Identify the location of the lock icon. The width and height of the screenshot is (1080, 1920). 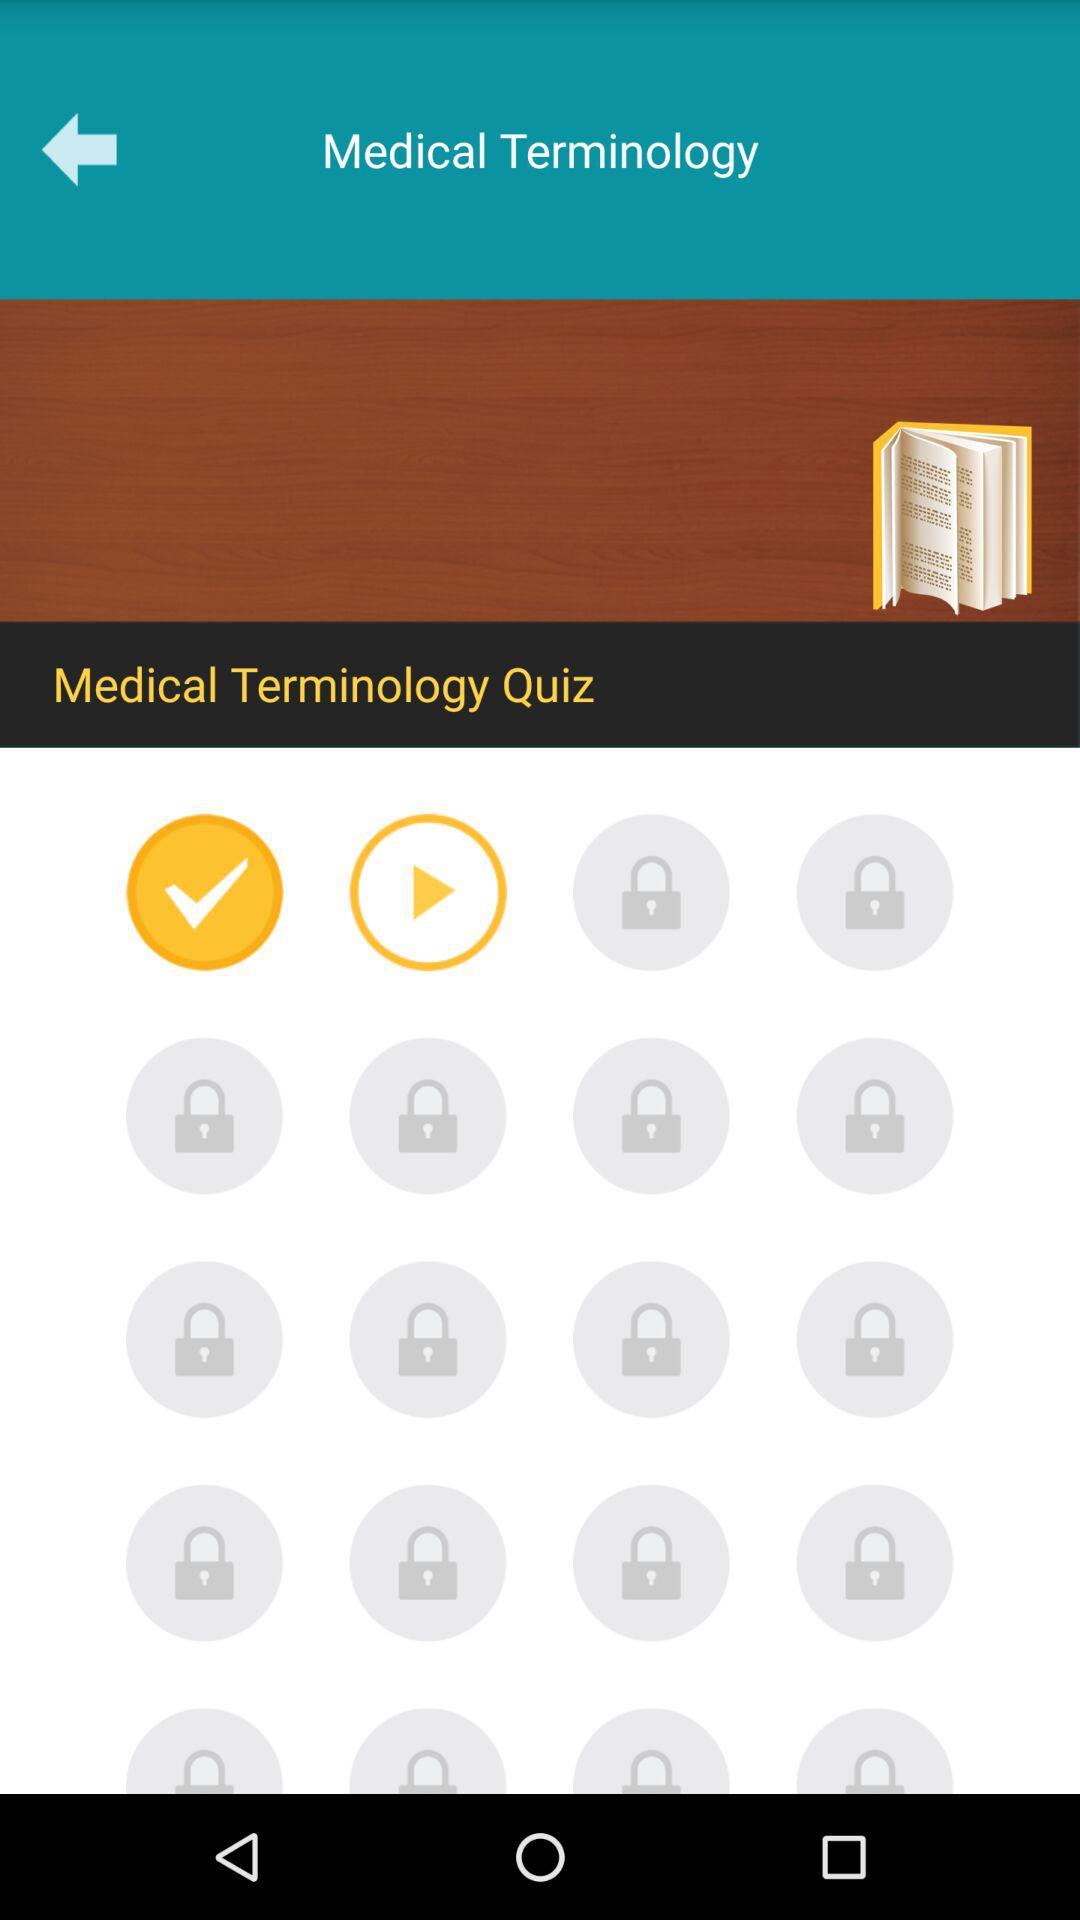
(204, 1194).